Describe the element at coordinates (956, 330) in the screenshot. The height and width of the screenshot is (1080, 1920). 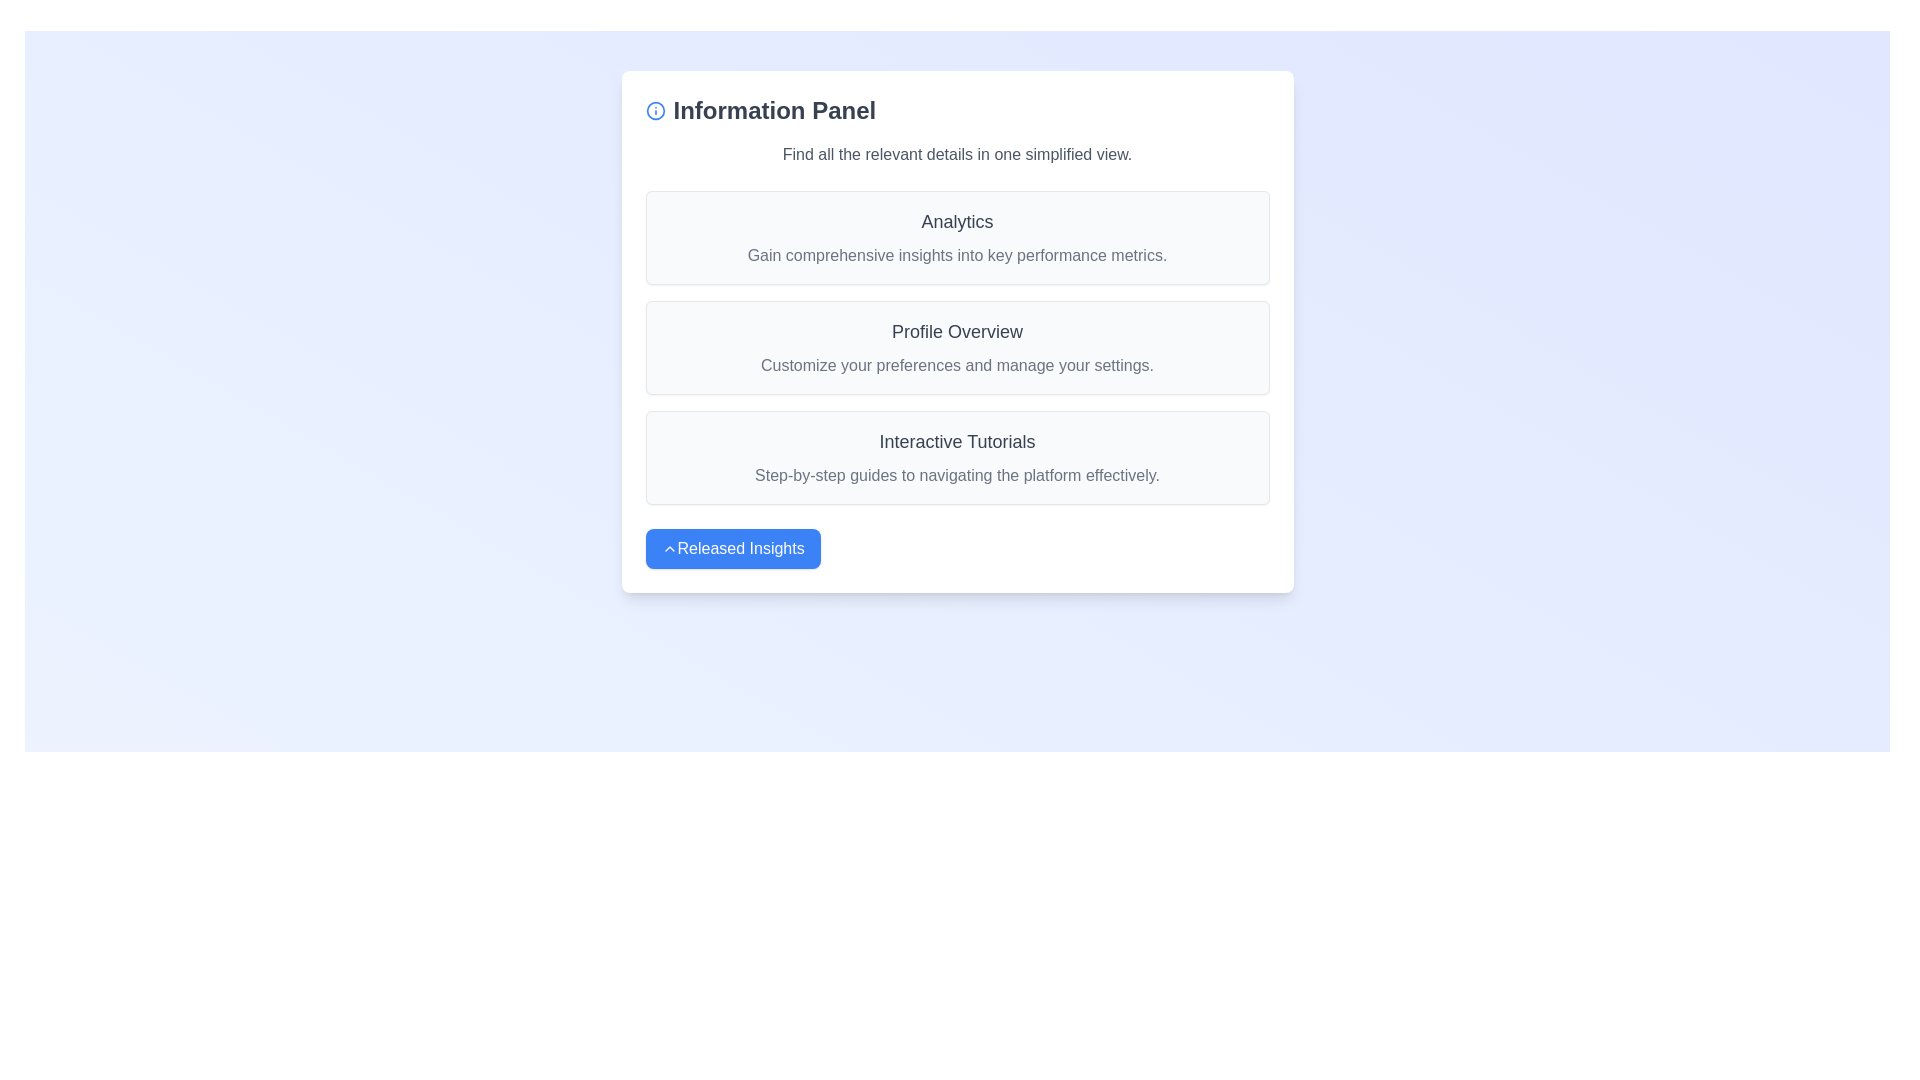
I see `the interactive sections within the Informational Card titled 'Information Panel', which is a card-like component with a white background and rounded corners, located below the top bar and above the 'Released Insights' button` at that location.